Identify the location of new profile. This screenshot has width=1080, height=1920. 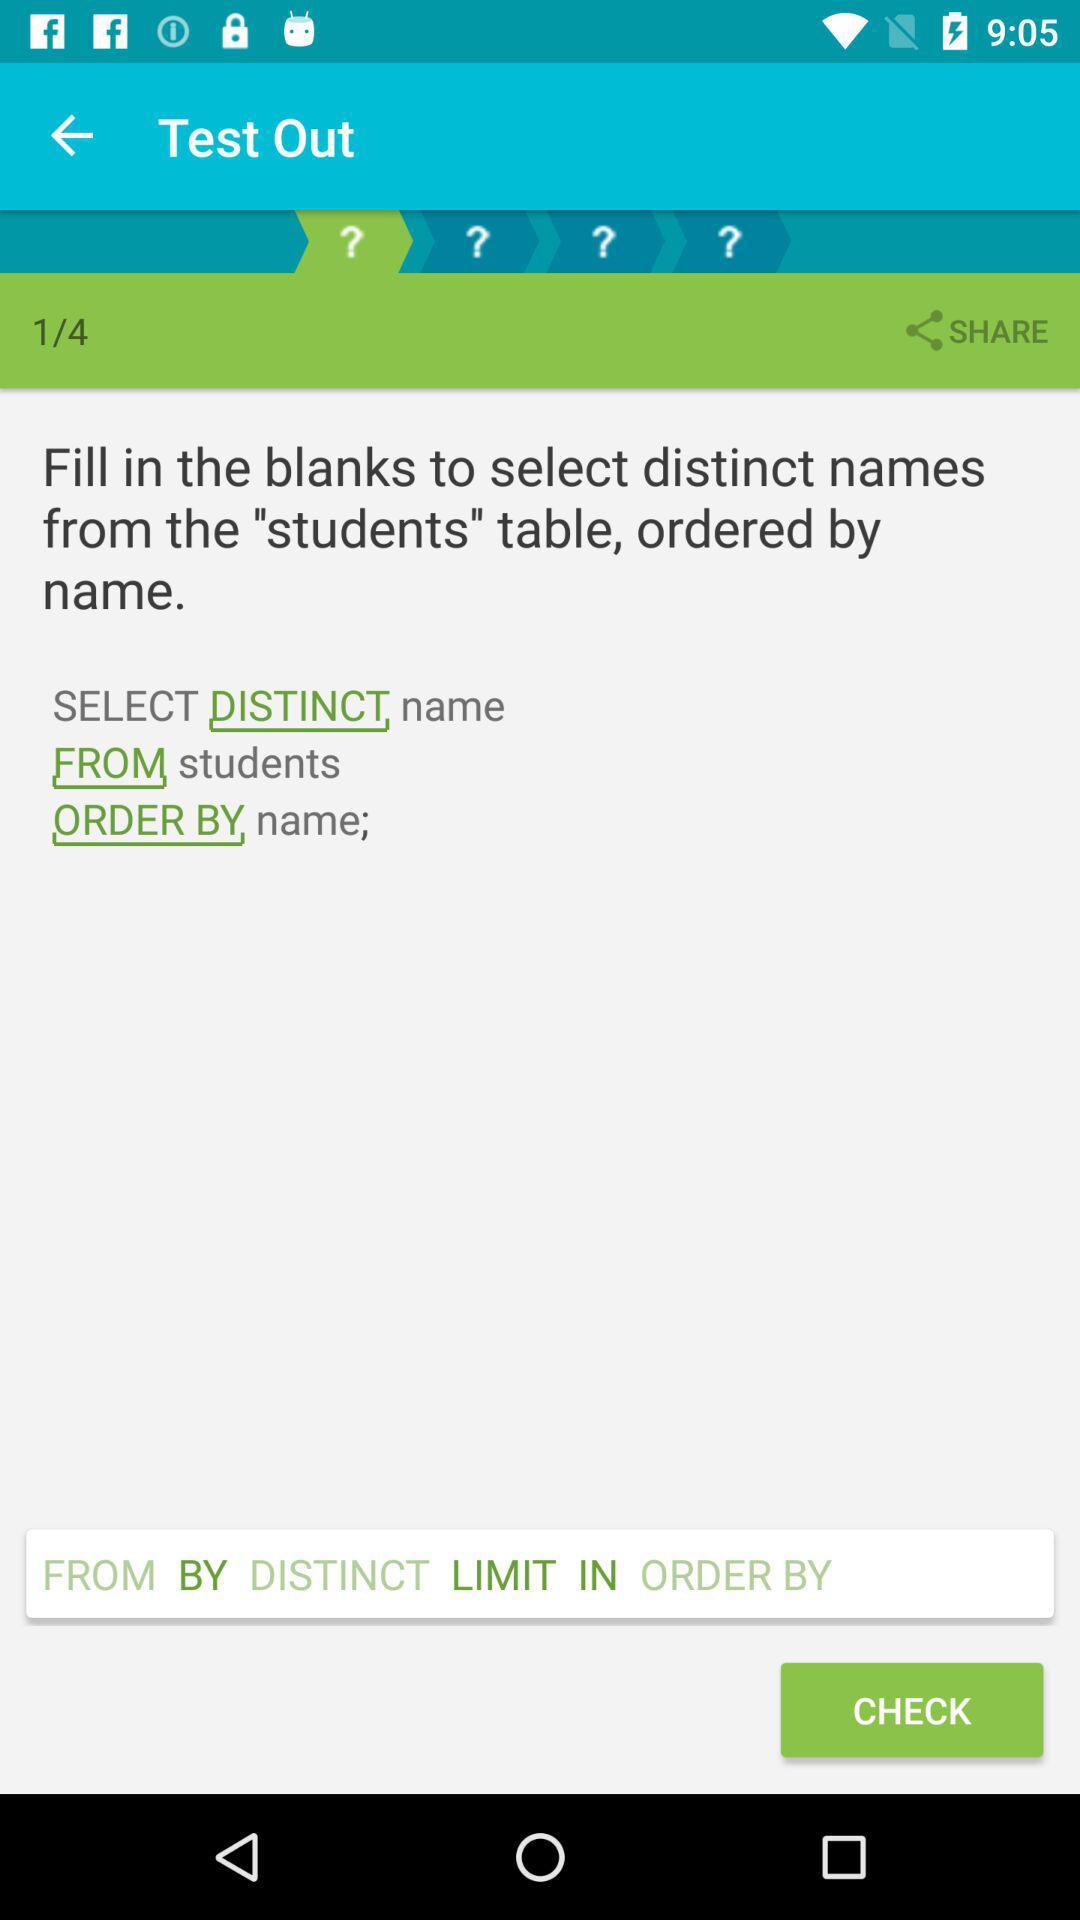
(350, 240).